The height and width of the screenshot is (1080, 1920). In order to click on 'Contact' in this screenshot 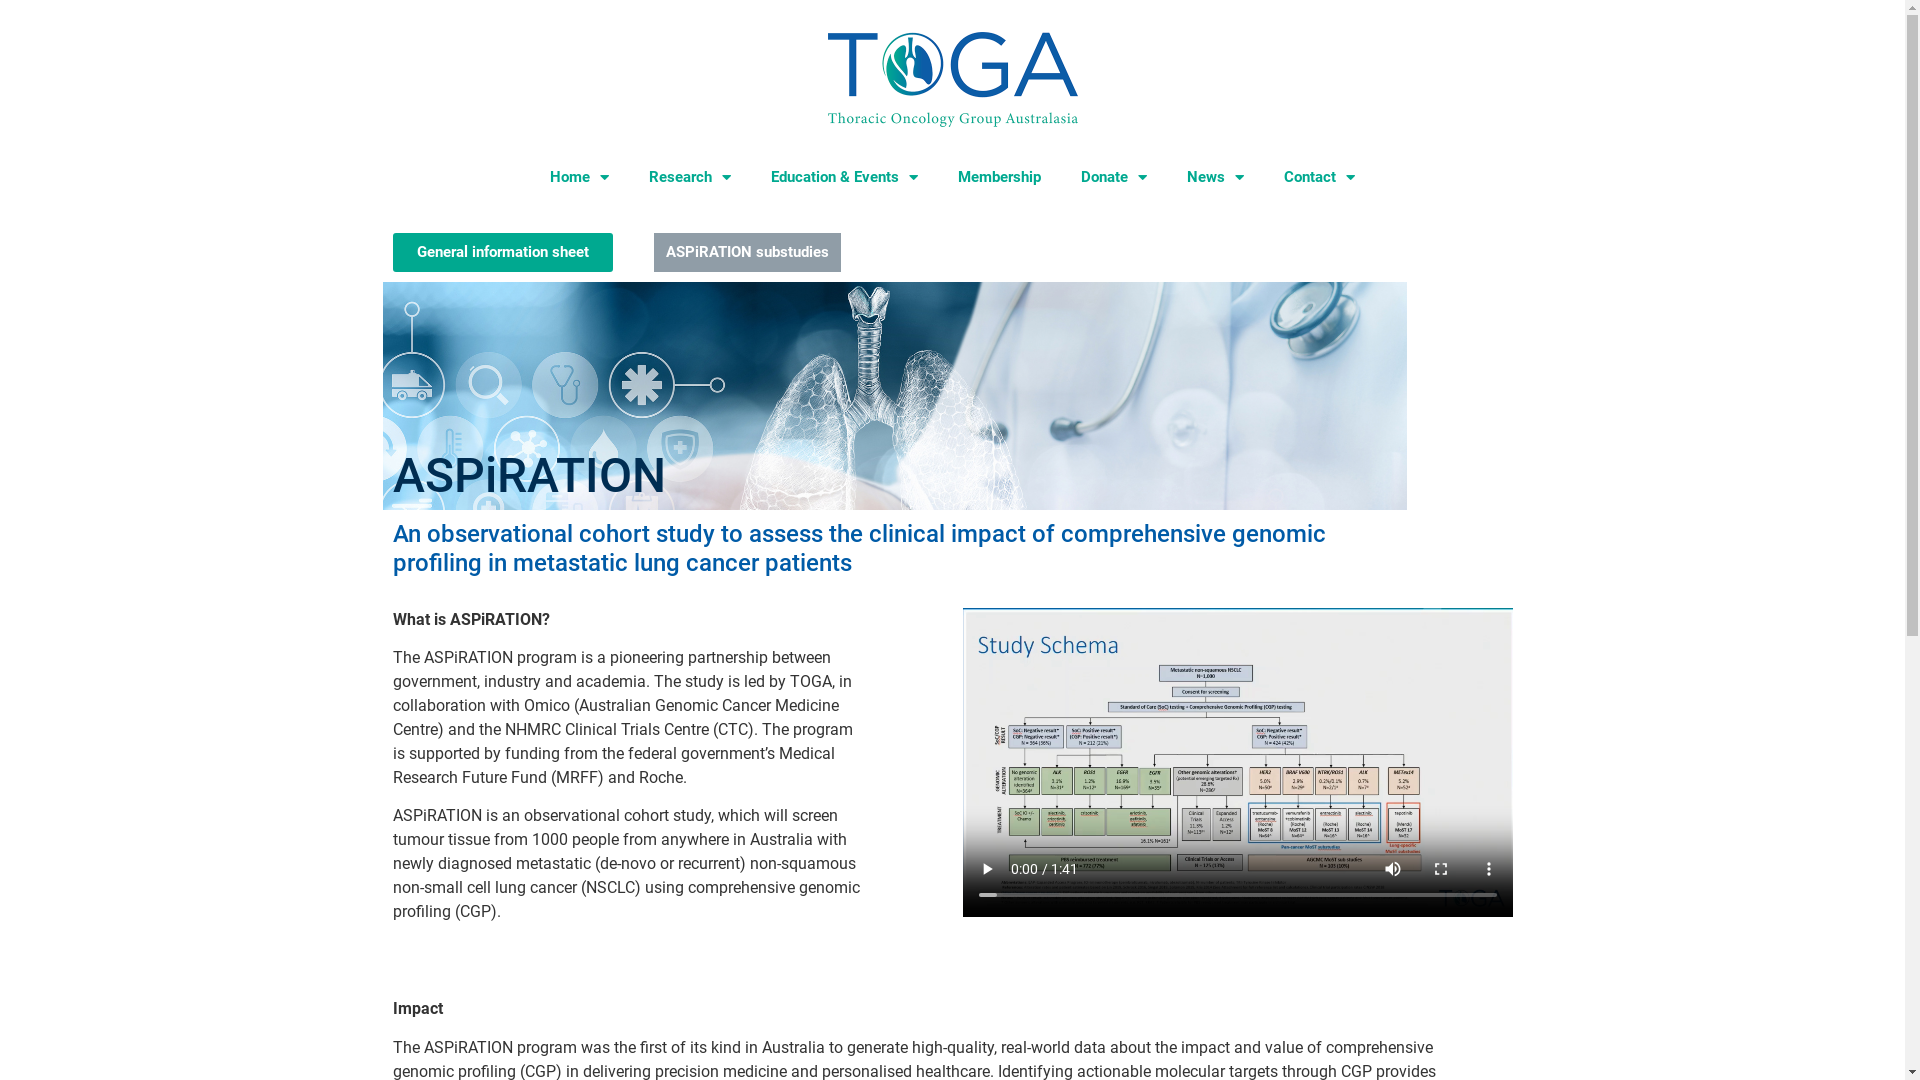, I will do `click(1319, 176)`.